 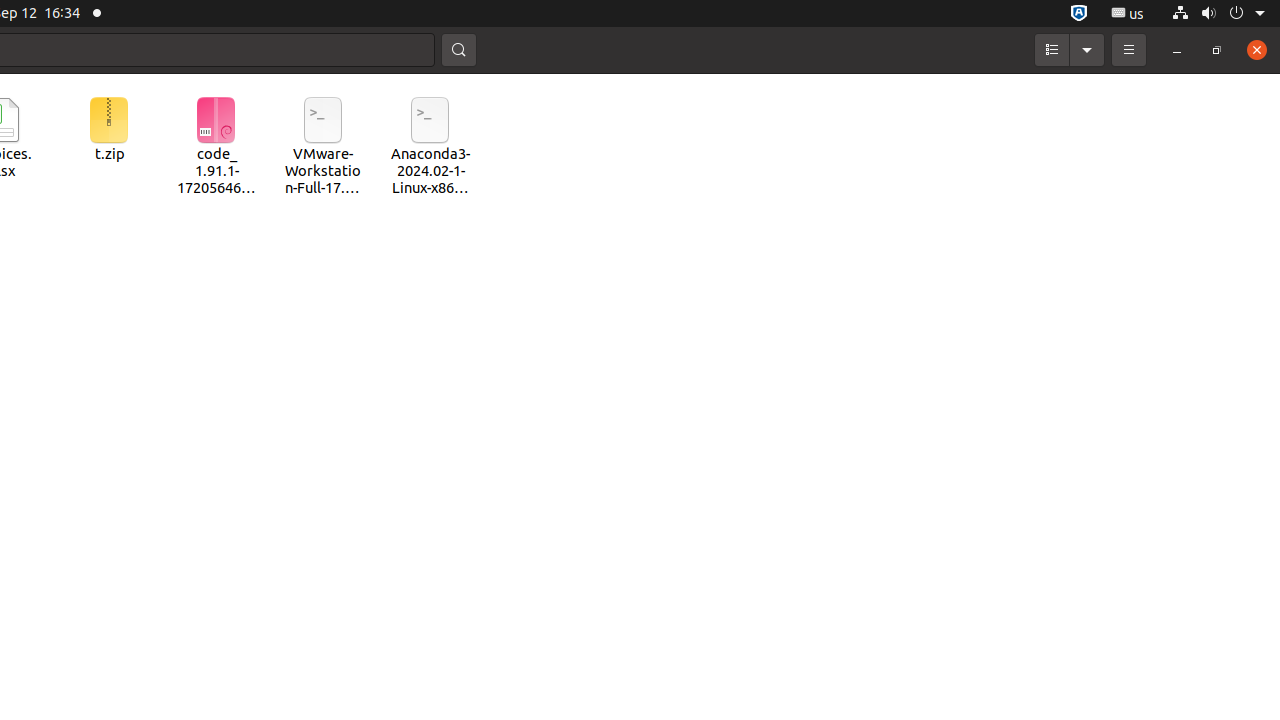 What do you see at coordinates (323, 146) in the screenshot?
I see `'VMware-Workstation-Full-17.5.2-23775571.x86_64.bundle'` at bounding box center [323, 146].